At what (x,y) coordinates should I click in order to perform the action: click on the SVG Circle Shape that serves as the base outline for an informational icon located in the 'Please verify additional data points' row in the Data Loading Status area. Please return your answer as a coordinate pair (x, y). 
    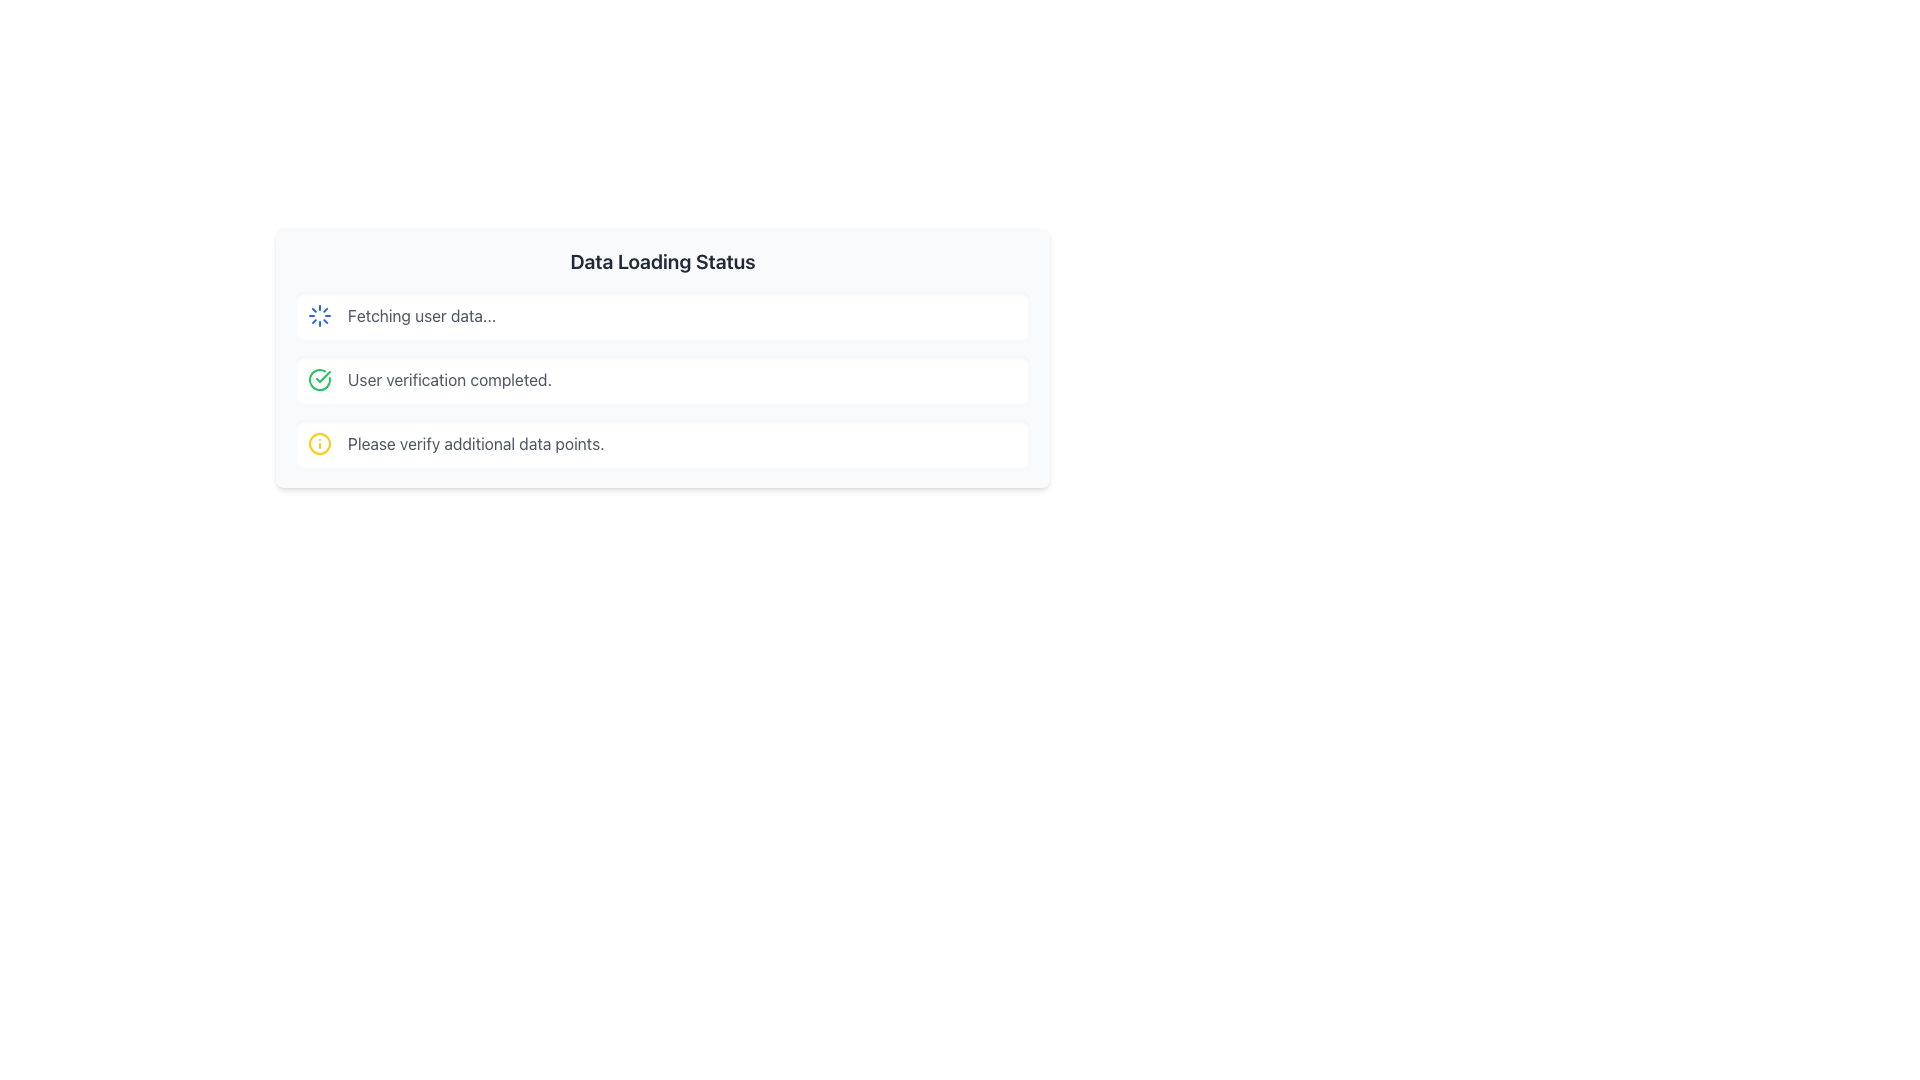
    Looking at the image, I should click on (320, 442).